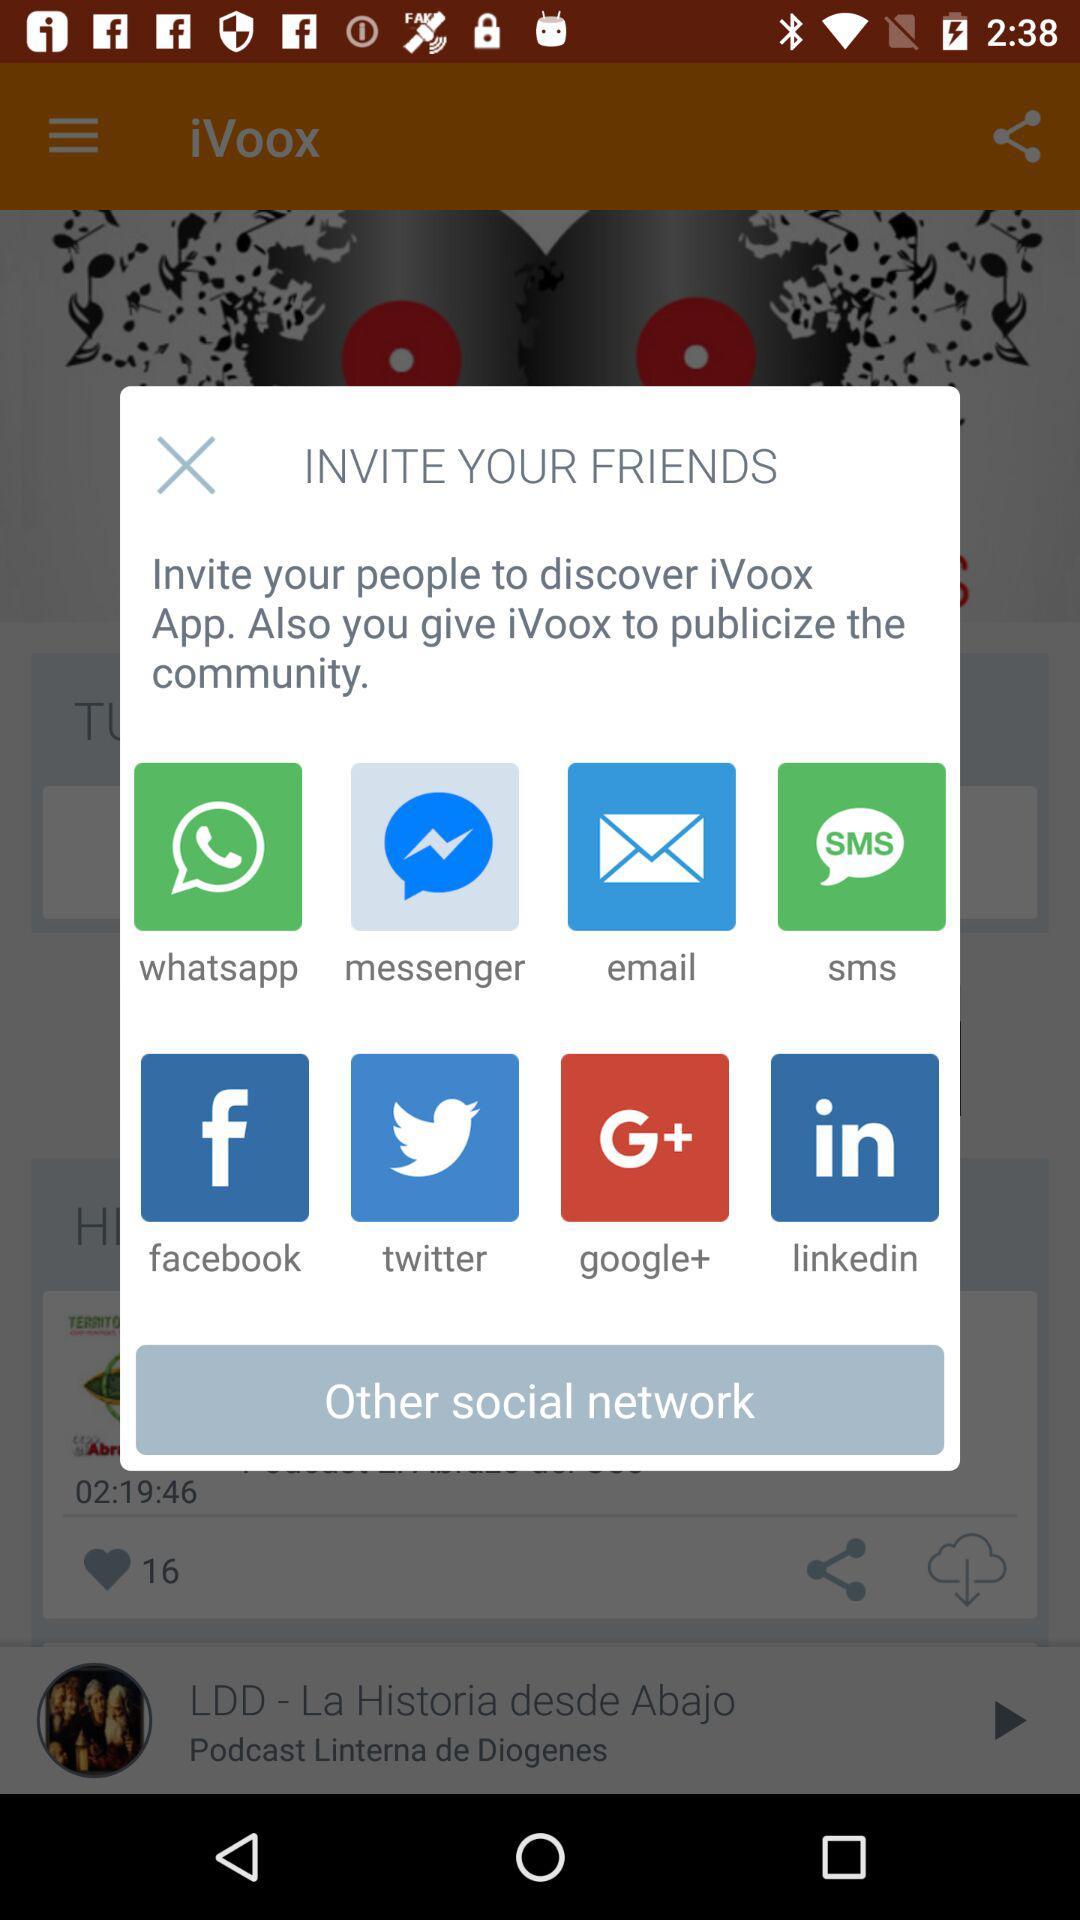 The width and height of the screenshot is (1080, 1920). I want to click on email icon, so click(651, 876).